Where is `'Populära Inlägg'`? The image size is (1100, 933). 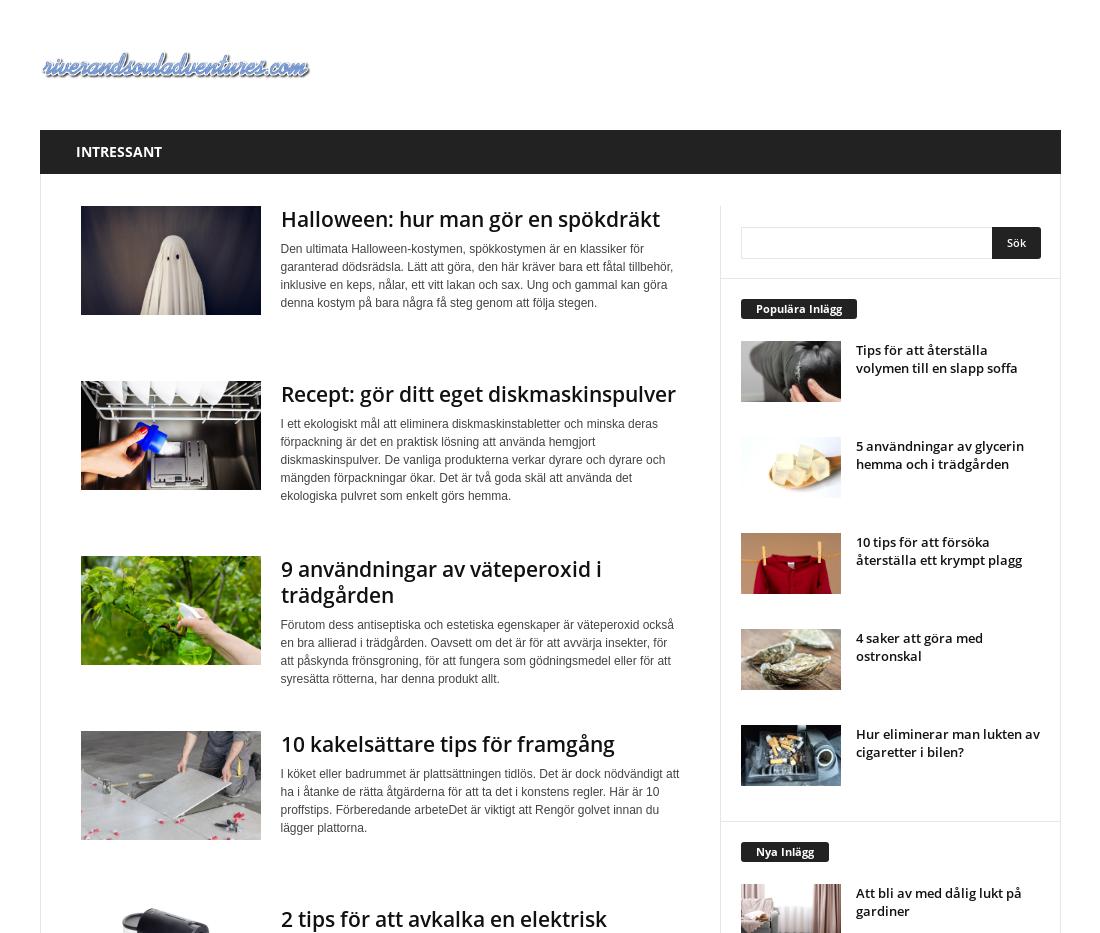 'Populära Inlägg' is located at coordinates (754, 307).